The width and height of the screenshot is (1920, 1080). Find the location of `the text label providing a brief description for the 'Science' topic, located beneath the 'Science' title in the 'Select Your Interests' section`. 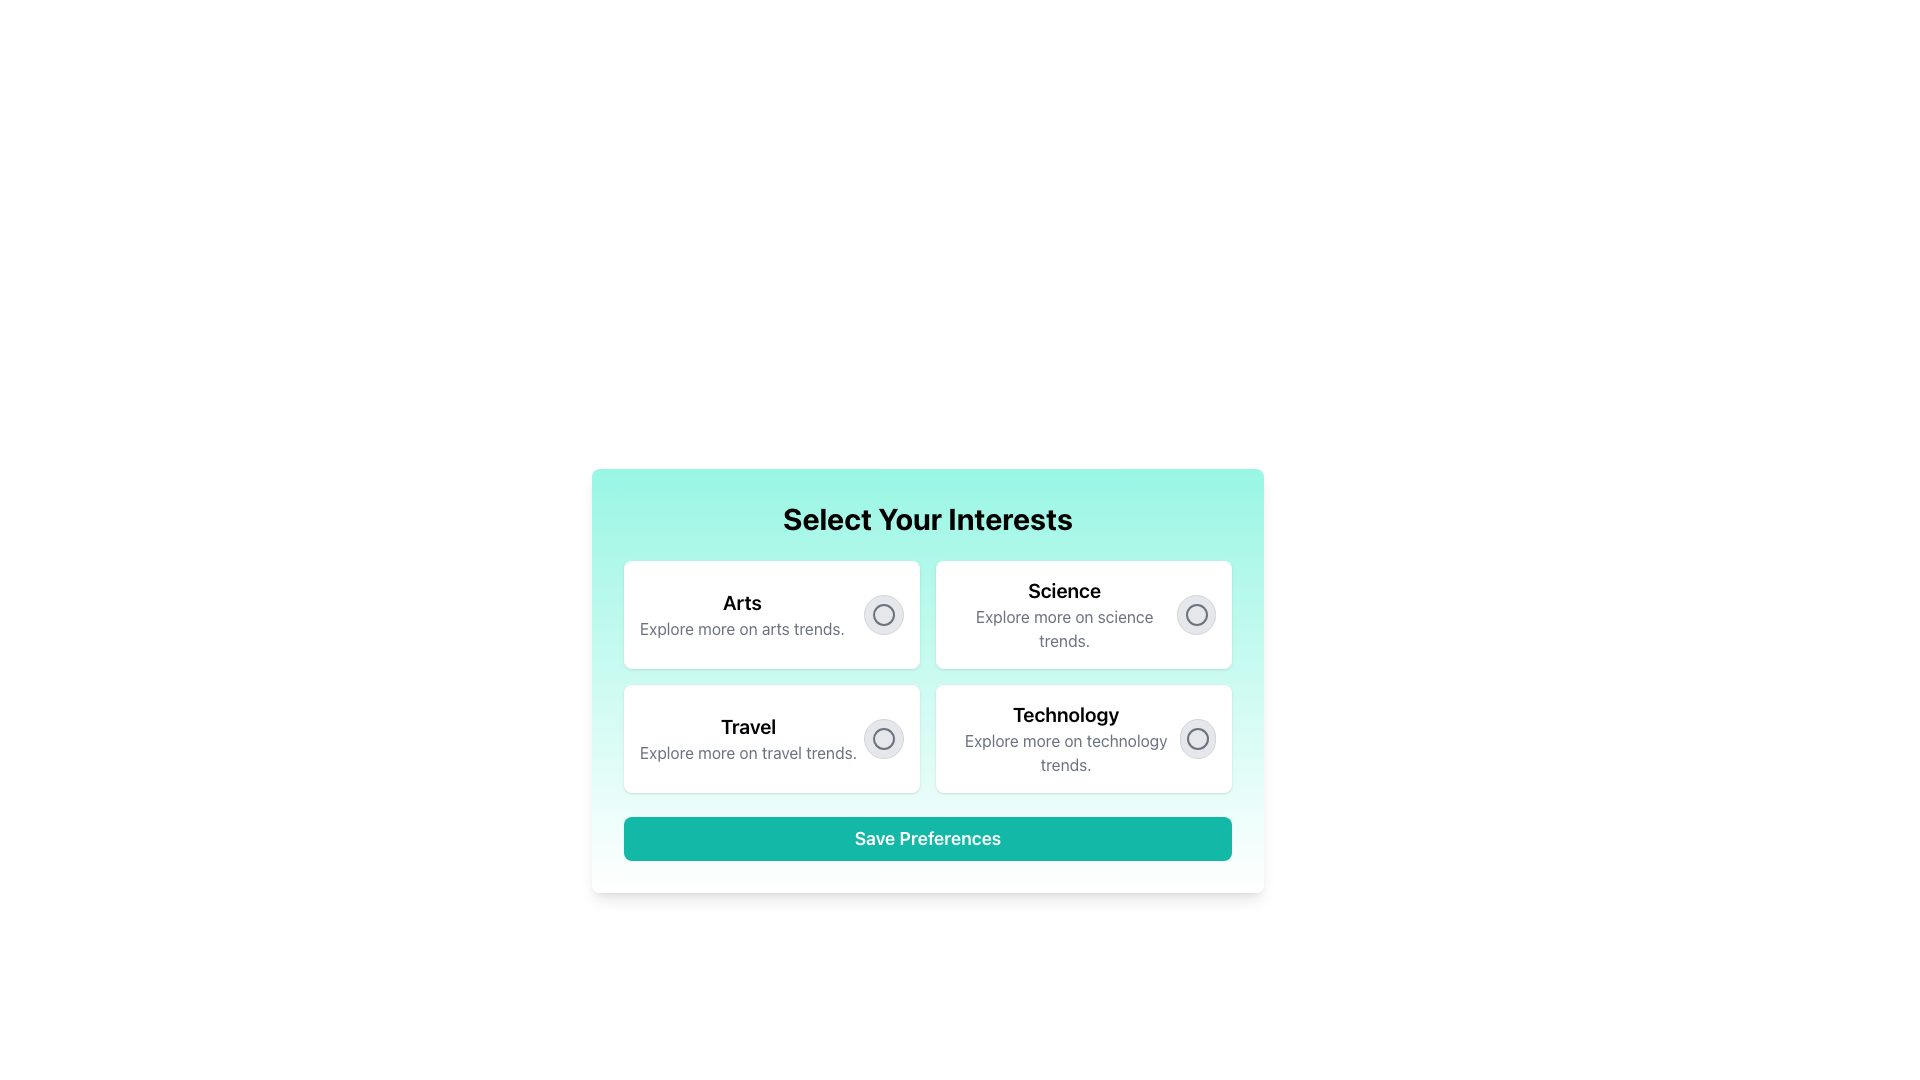

the text label providing a brief description for the 'Science' topic, located beneath the 'Science' title in the 'Select Your Interests' section is located at coordinates (1063, 627).